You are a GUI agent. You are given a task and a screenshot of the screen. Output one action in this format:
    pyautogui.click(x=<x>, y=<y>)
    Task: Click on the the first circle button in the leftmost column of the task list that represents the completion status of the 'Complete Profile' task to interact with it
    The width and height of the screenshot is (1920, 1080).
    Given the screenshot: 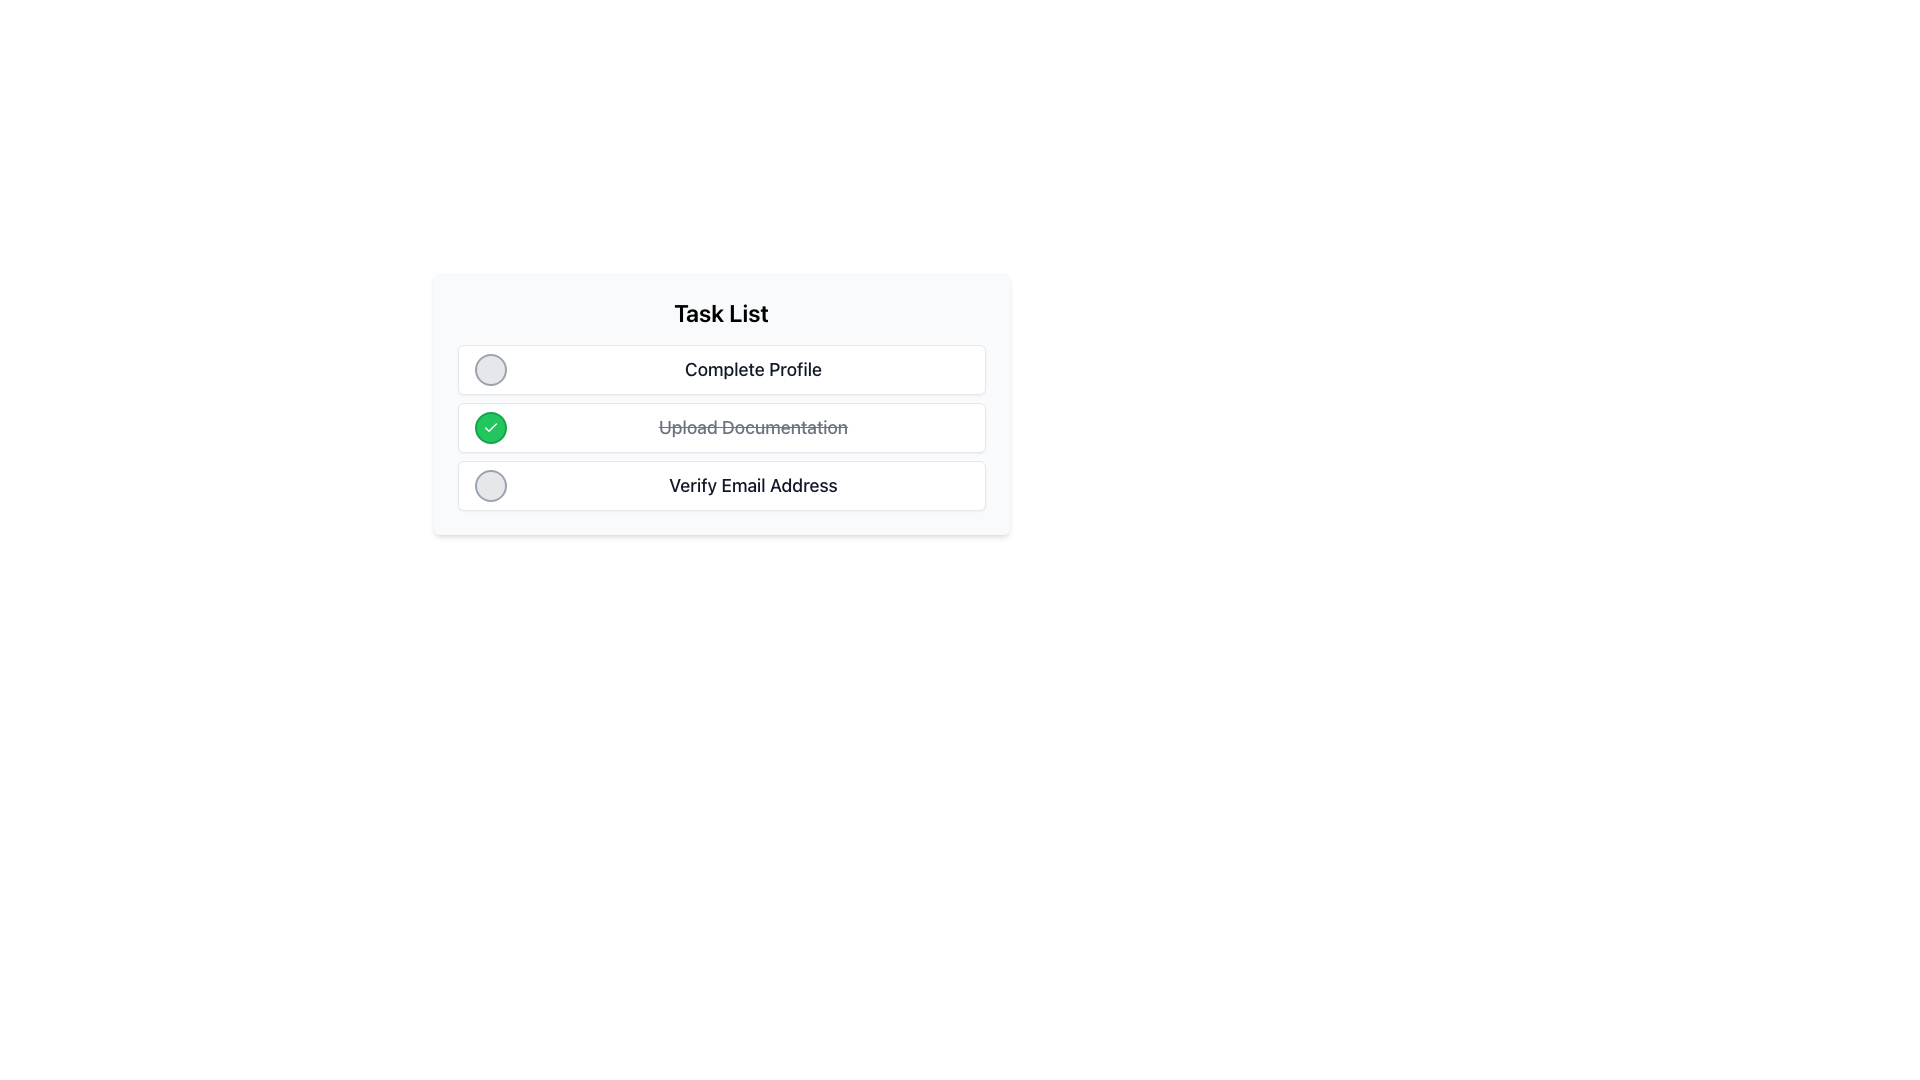 What is the action you would take?
    pyautogui.click(x=490, y=370)
    